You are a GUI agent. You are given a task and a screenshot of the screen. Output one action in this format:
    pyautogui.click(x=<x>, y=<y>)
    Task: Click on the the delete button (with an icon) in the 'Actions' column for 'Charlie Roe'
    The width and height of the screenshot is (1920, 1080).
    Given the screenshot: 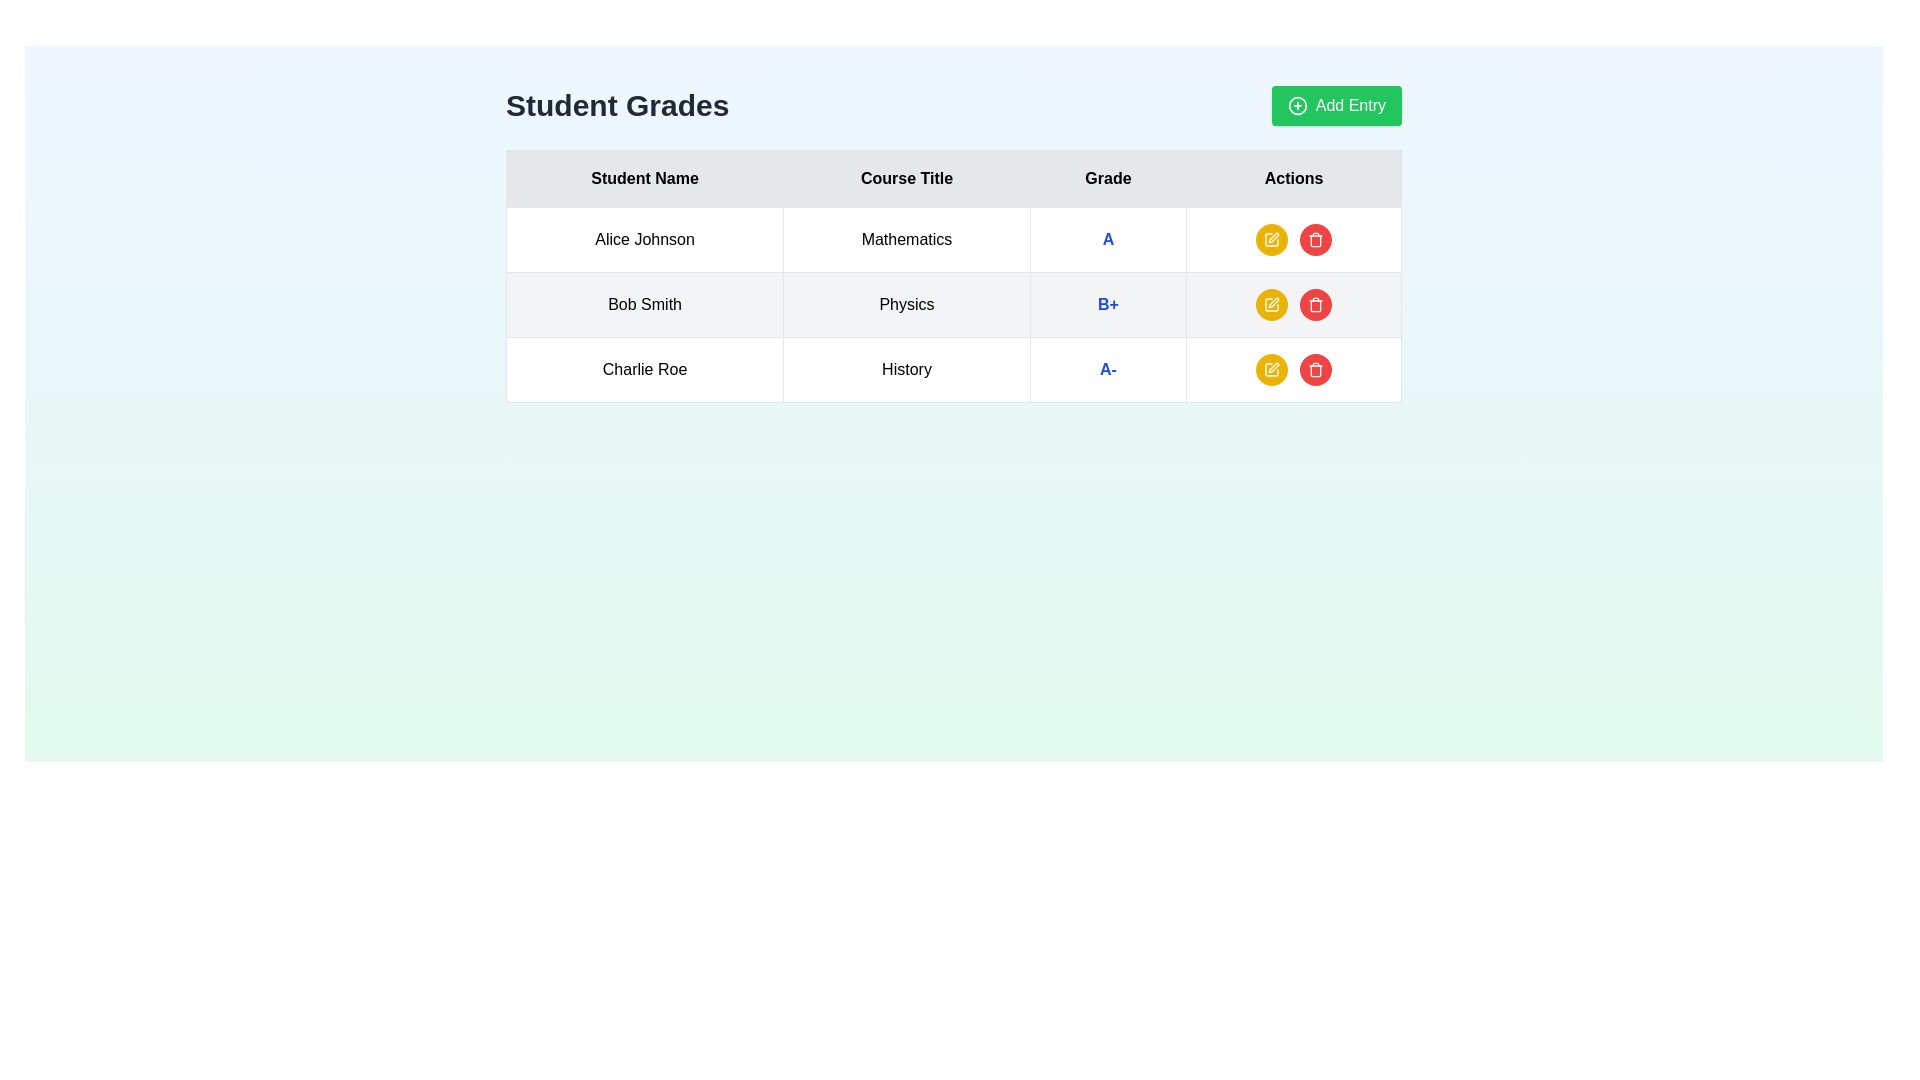 What is the action you would take?
    pyautogui.click(x=1315, y=370)
    